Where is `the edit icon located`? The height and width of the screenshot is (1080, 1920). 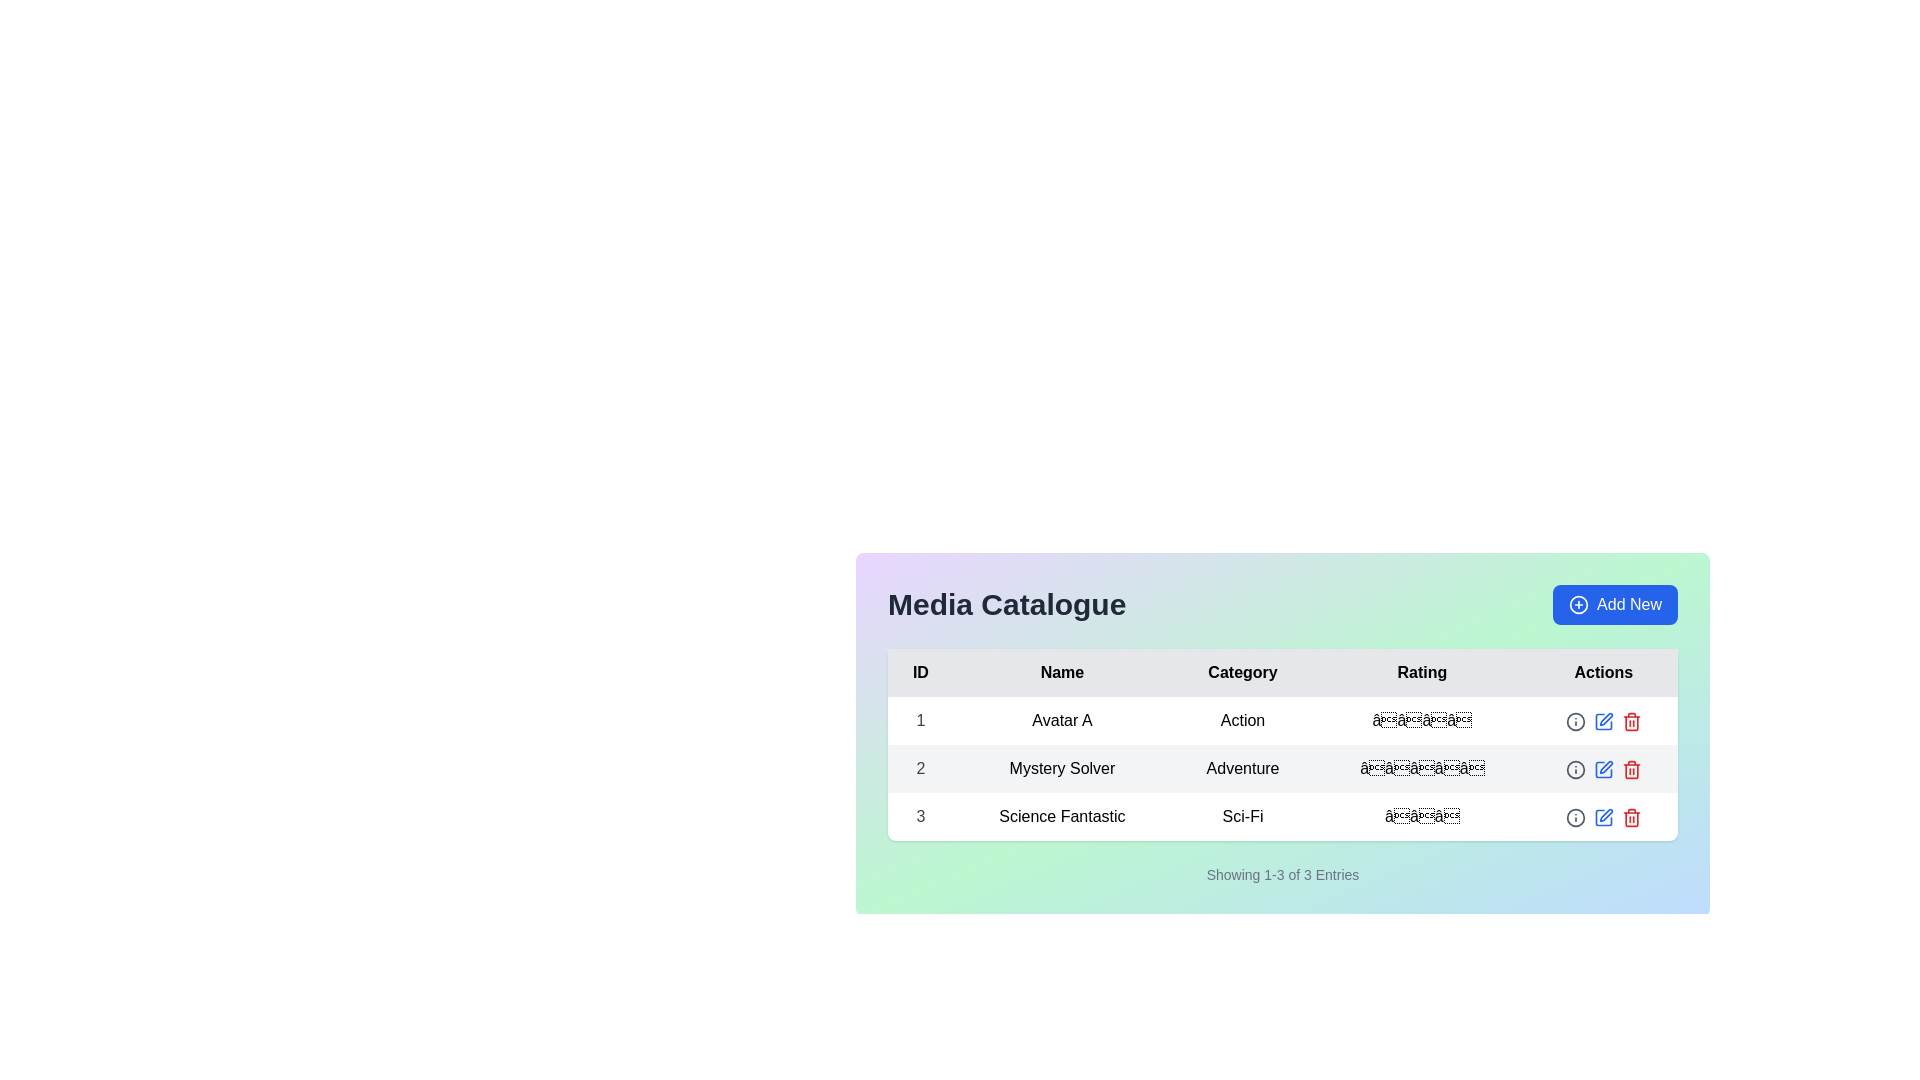
the edit icon located is located at coordinates (1606, 815).